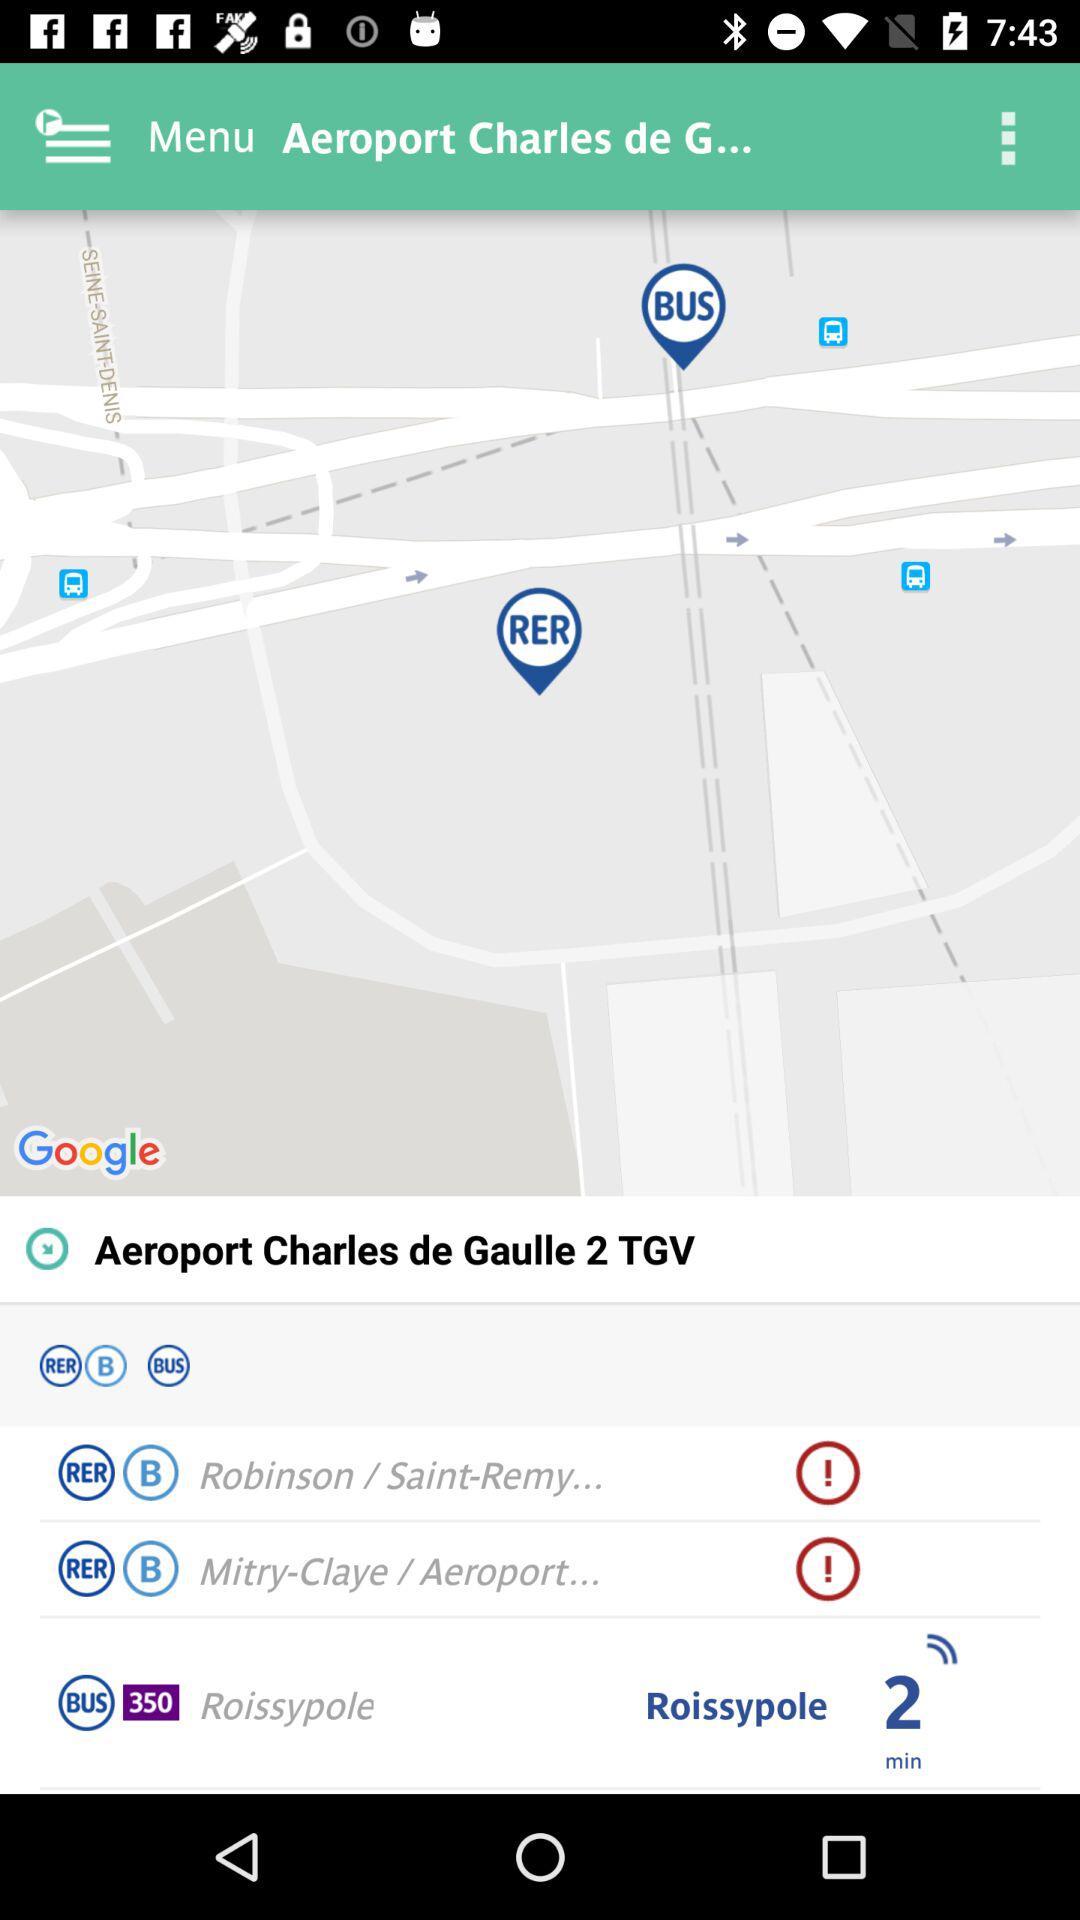 The height and width of the screenshot is (1920, 1080). Describe the element at coordinates (540, 703) in the screenshot. I see `the item above aeroport charles de` at that location.